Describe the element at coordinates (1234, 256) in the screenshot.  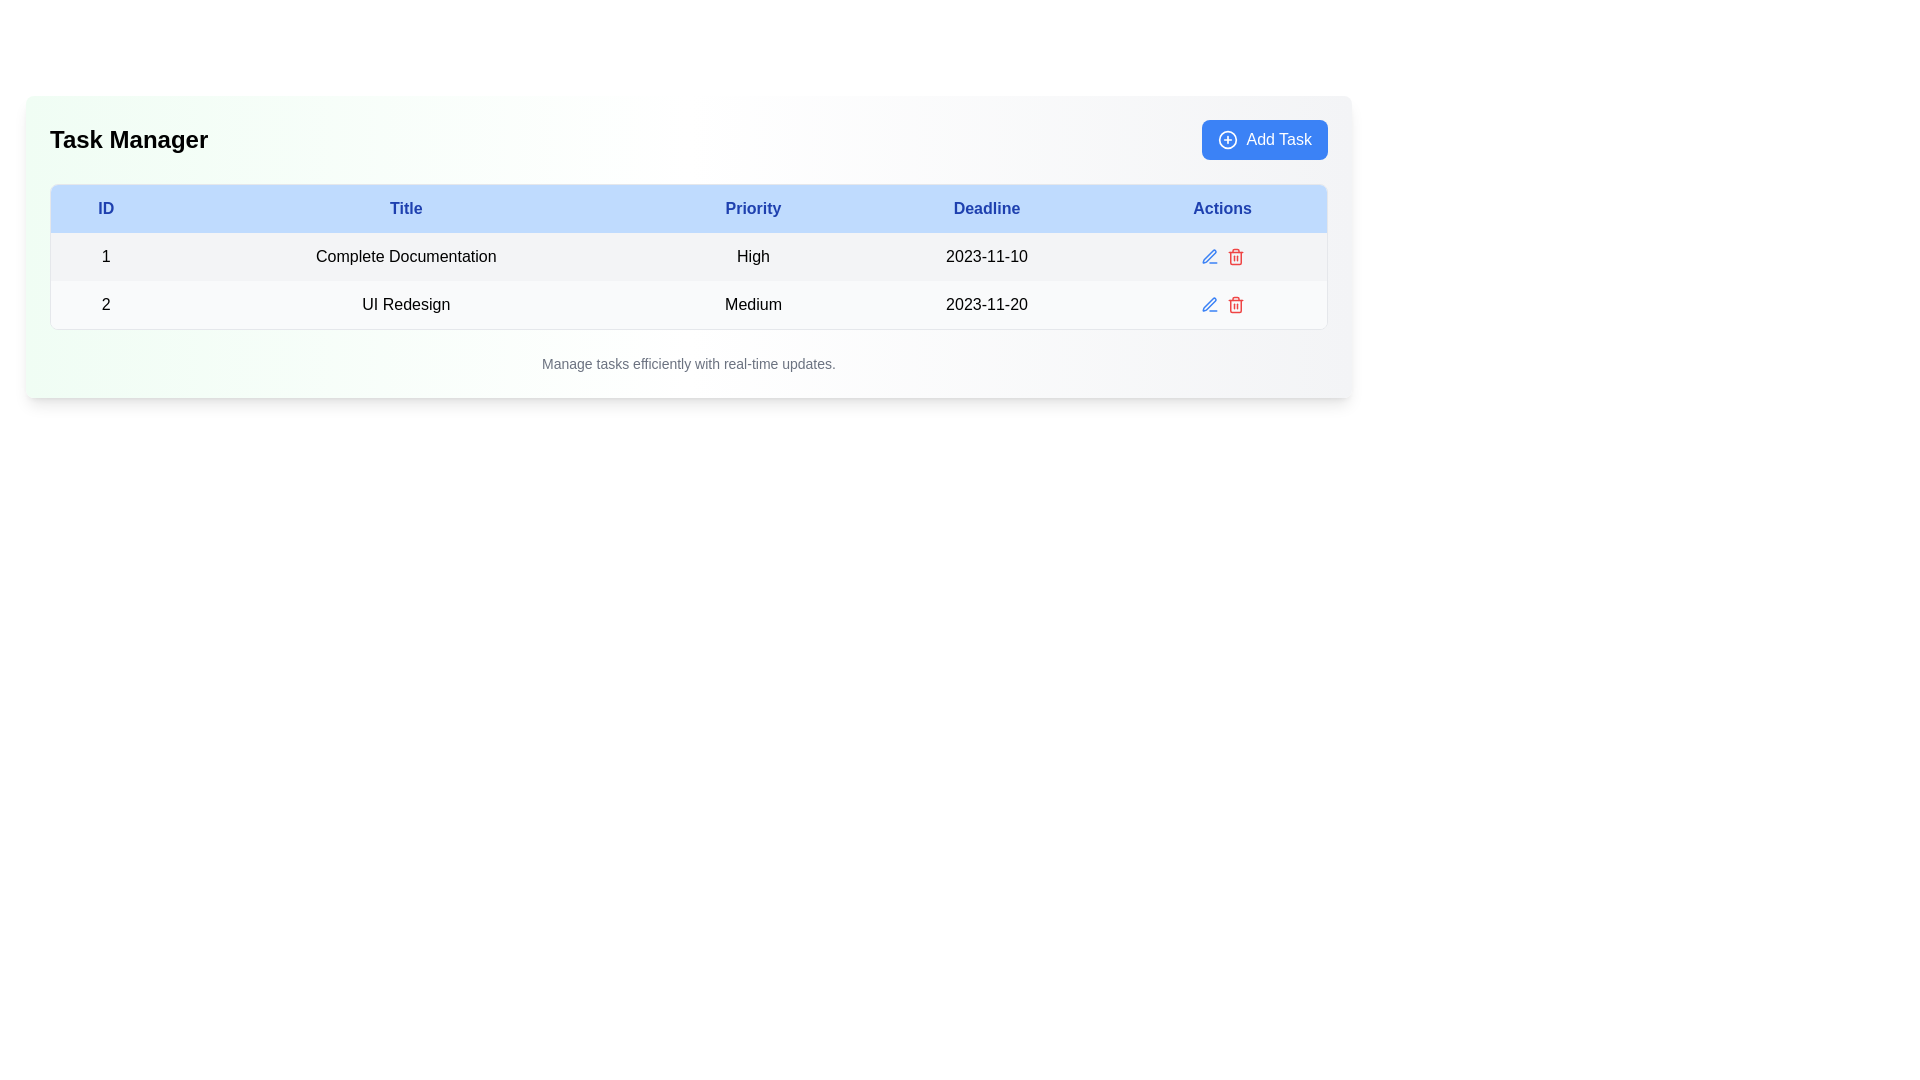
I see `the Delete button located in the Actions column of the second row for the task titled 'UI Redesign'` at that location.